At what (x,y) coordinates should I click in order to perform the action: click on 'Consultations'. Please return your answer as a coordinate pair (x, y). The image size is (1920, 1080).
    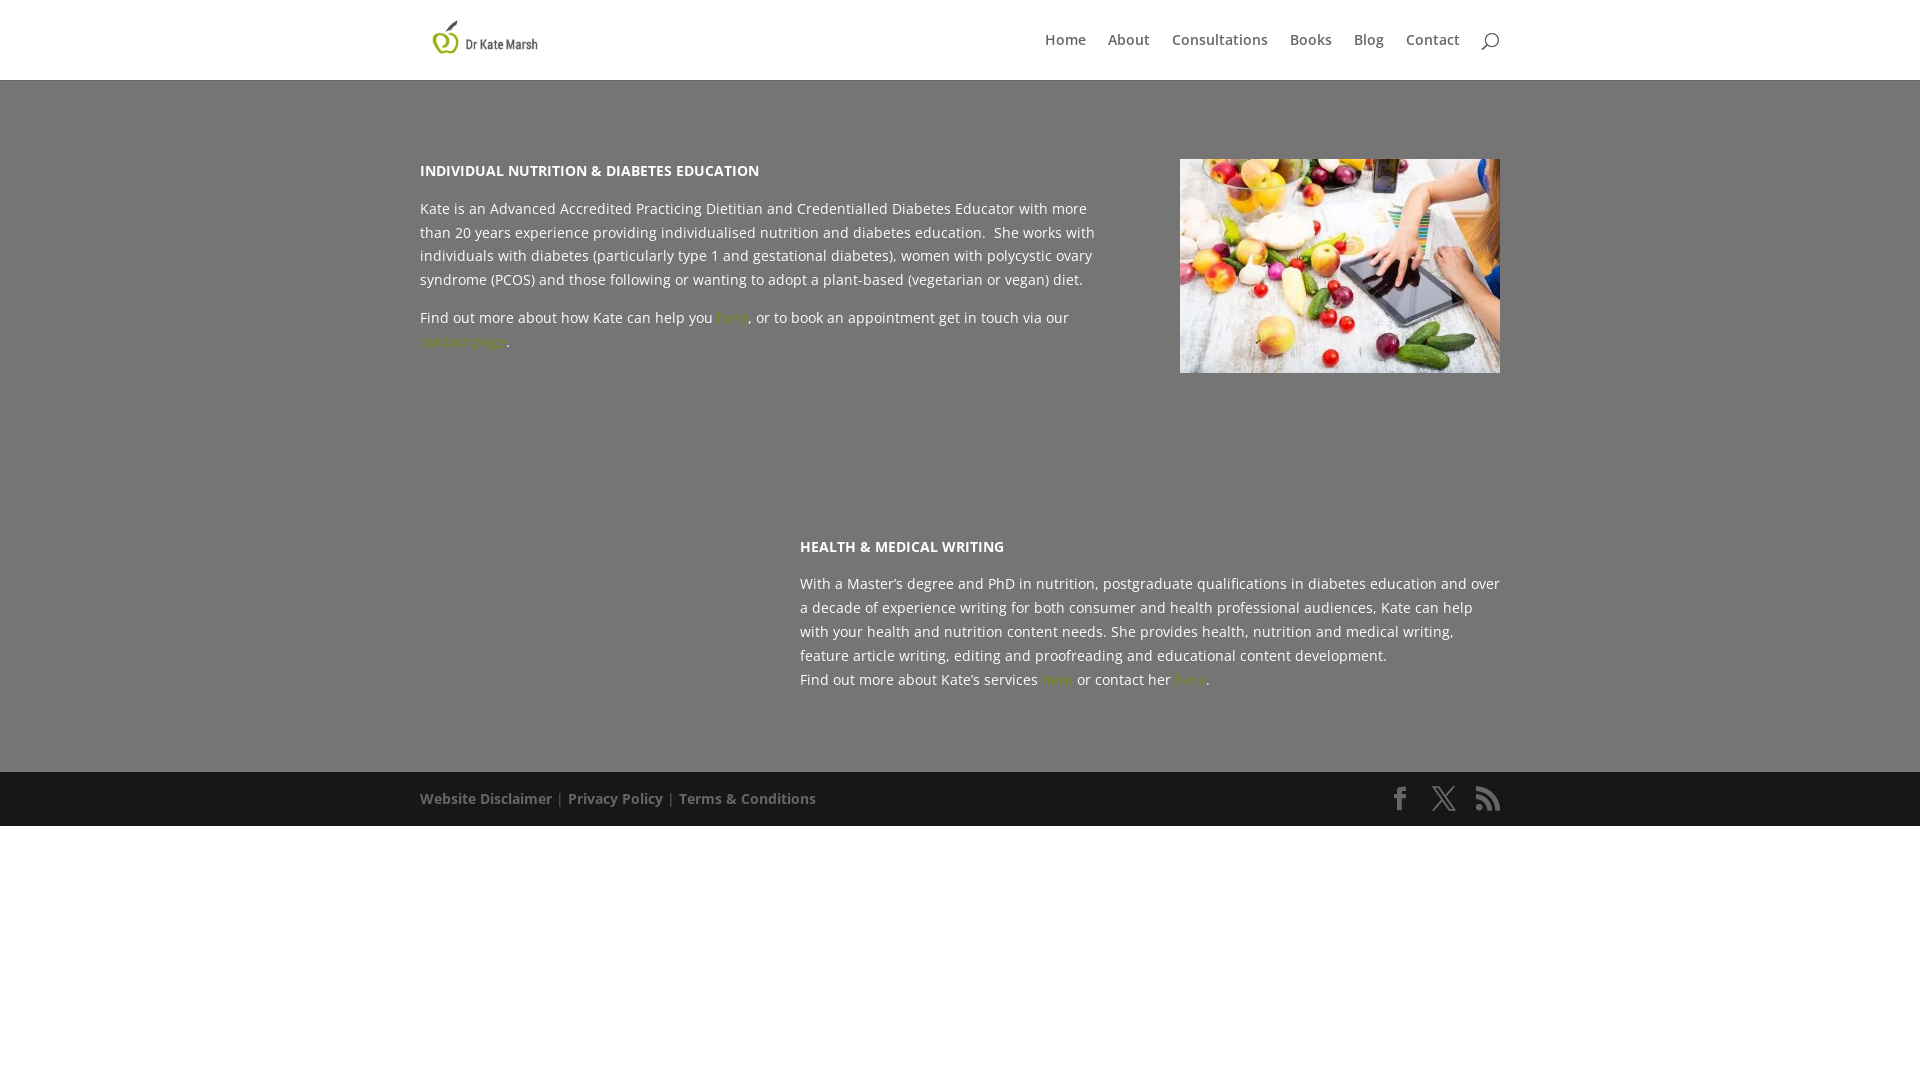
    Looking at the image, I should click on (1218, 55).